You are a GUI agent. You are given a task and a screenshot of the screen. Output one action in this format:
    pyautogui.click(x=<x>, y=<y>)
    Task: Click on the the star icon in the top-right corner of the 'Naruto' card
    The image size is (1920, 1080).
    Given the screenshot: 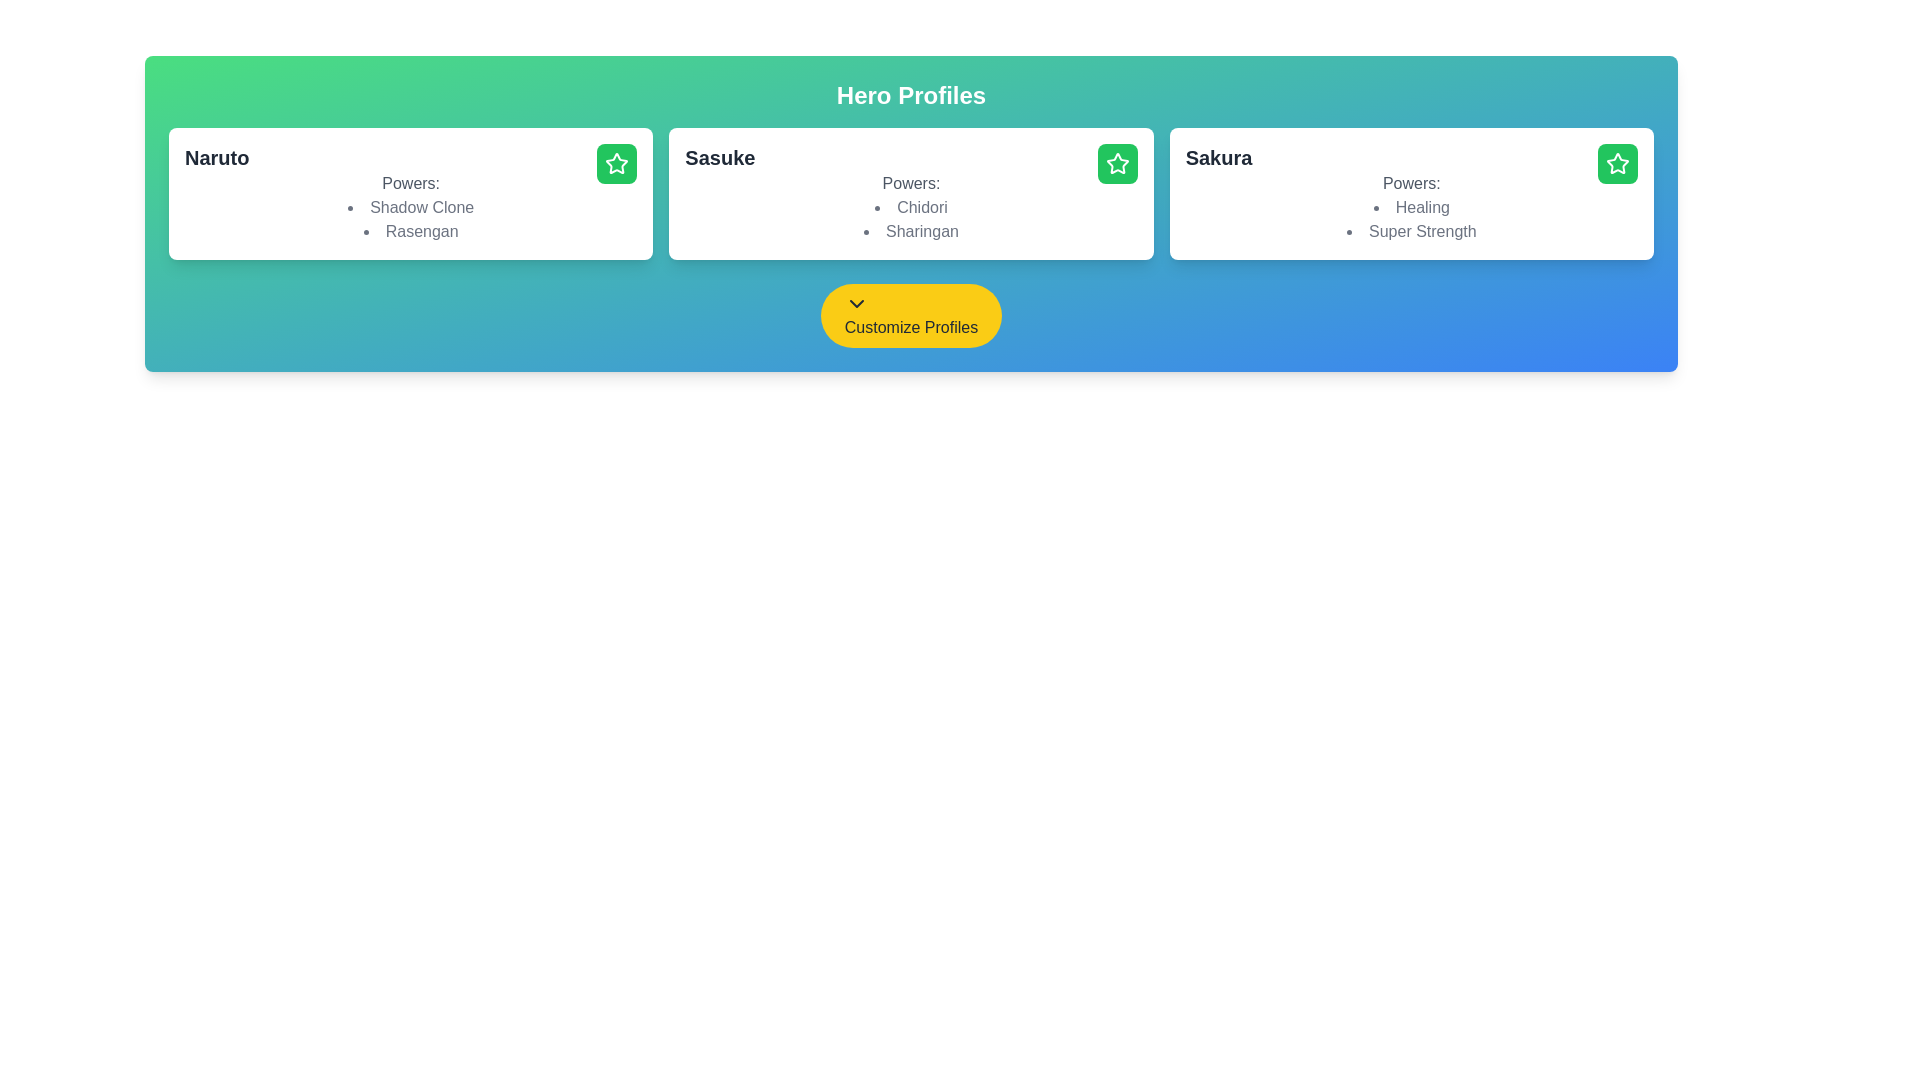 What is the action you would take?
    pyautogui.click(x=616, y=162)
    